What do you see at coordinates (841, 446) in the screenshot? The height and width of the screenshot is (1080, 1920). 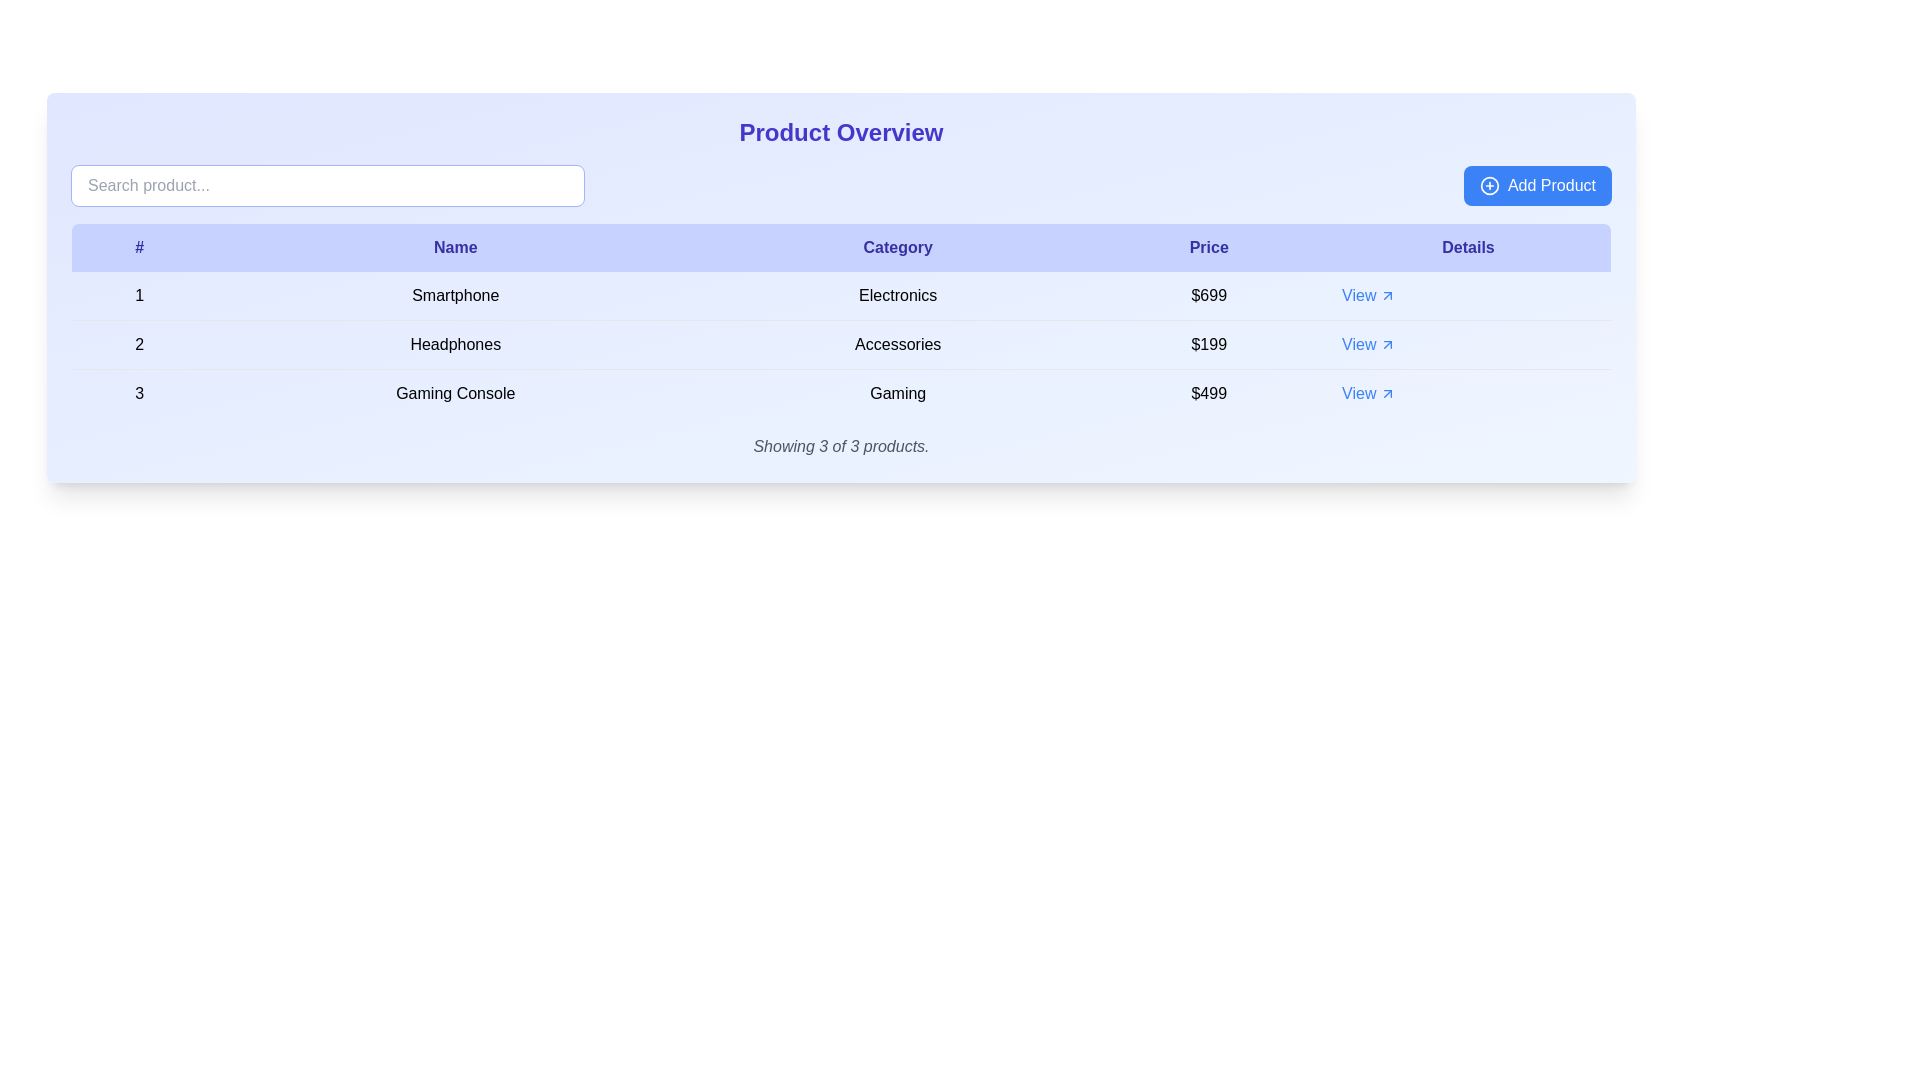 I see `the static text element styled in gray italic font that reads 'Showing 3 of 3 products.' located at the bottom of the product overview section` at bounding box center [841, 446].